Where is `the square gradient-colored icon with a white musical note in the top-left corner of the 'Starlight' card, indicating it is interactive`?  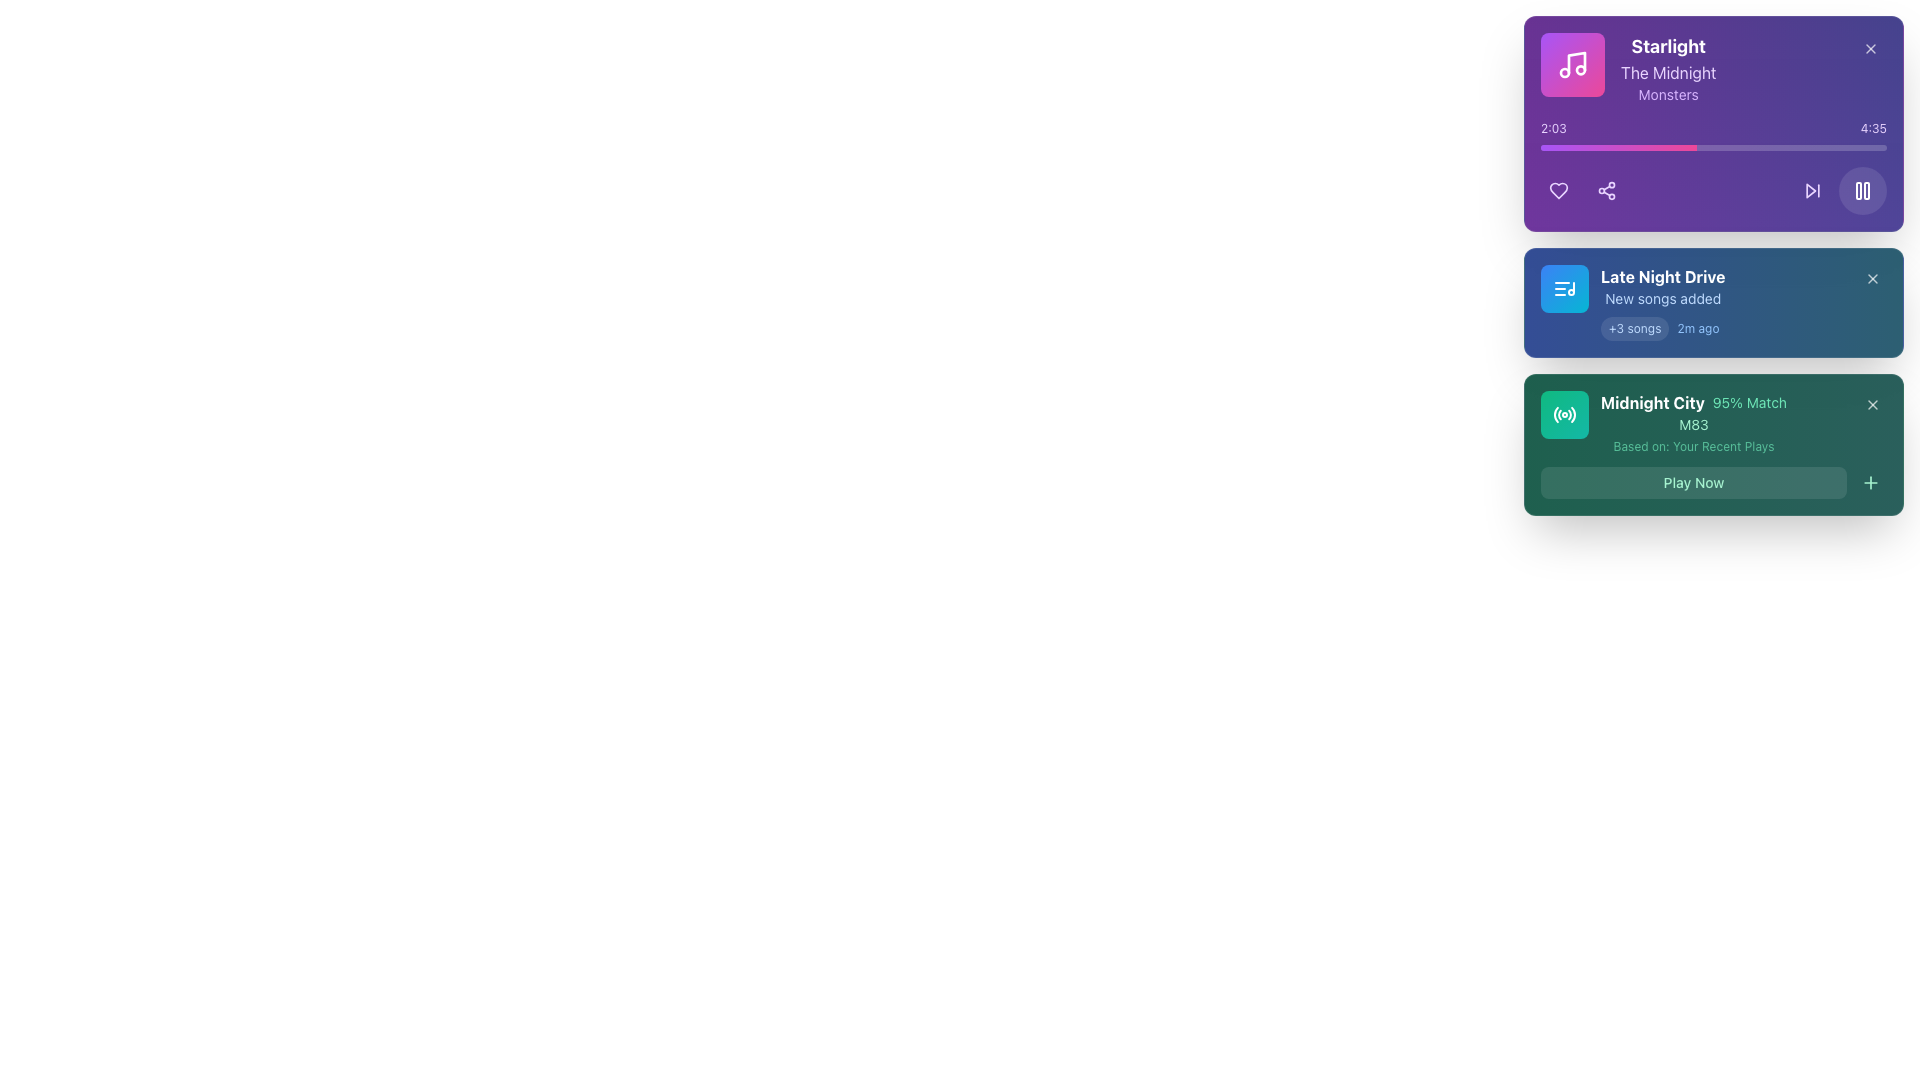 the square gradient-colored icon with a white musical note in the top-left corner of the 'Starlight' card, indicating it is interactive is located at coordinates (1572, 64).